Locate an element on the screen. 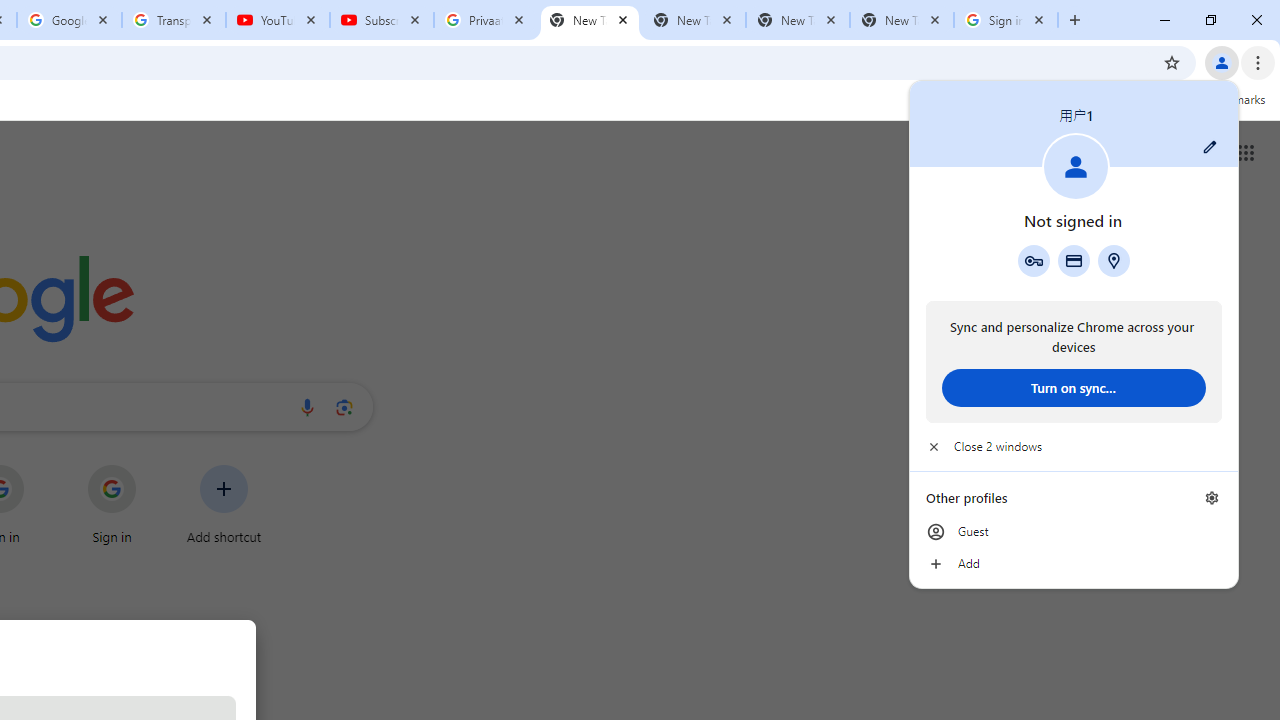 This screenshot has width=1280, height=720. 'Google Password Manager' is located at coordinates (1033, 260).